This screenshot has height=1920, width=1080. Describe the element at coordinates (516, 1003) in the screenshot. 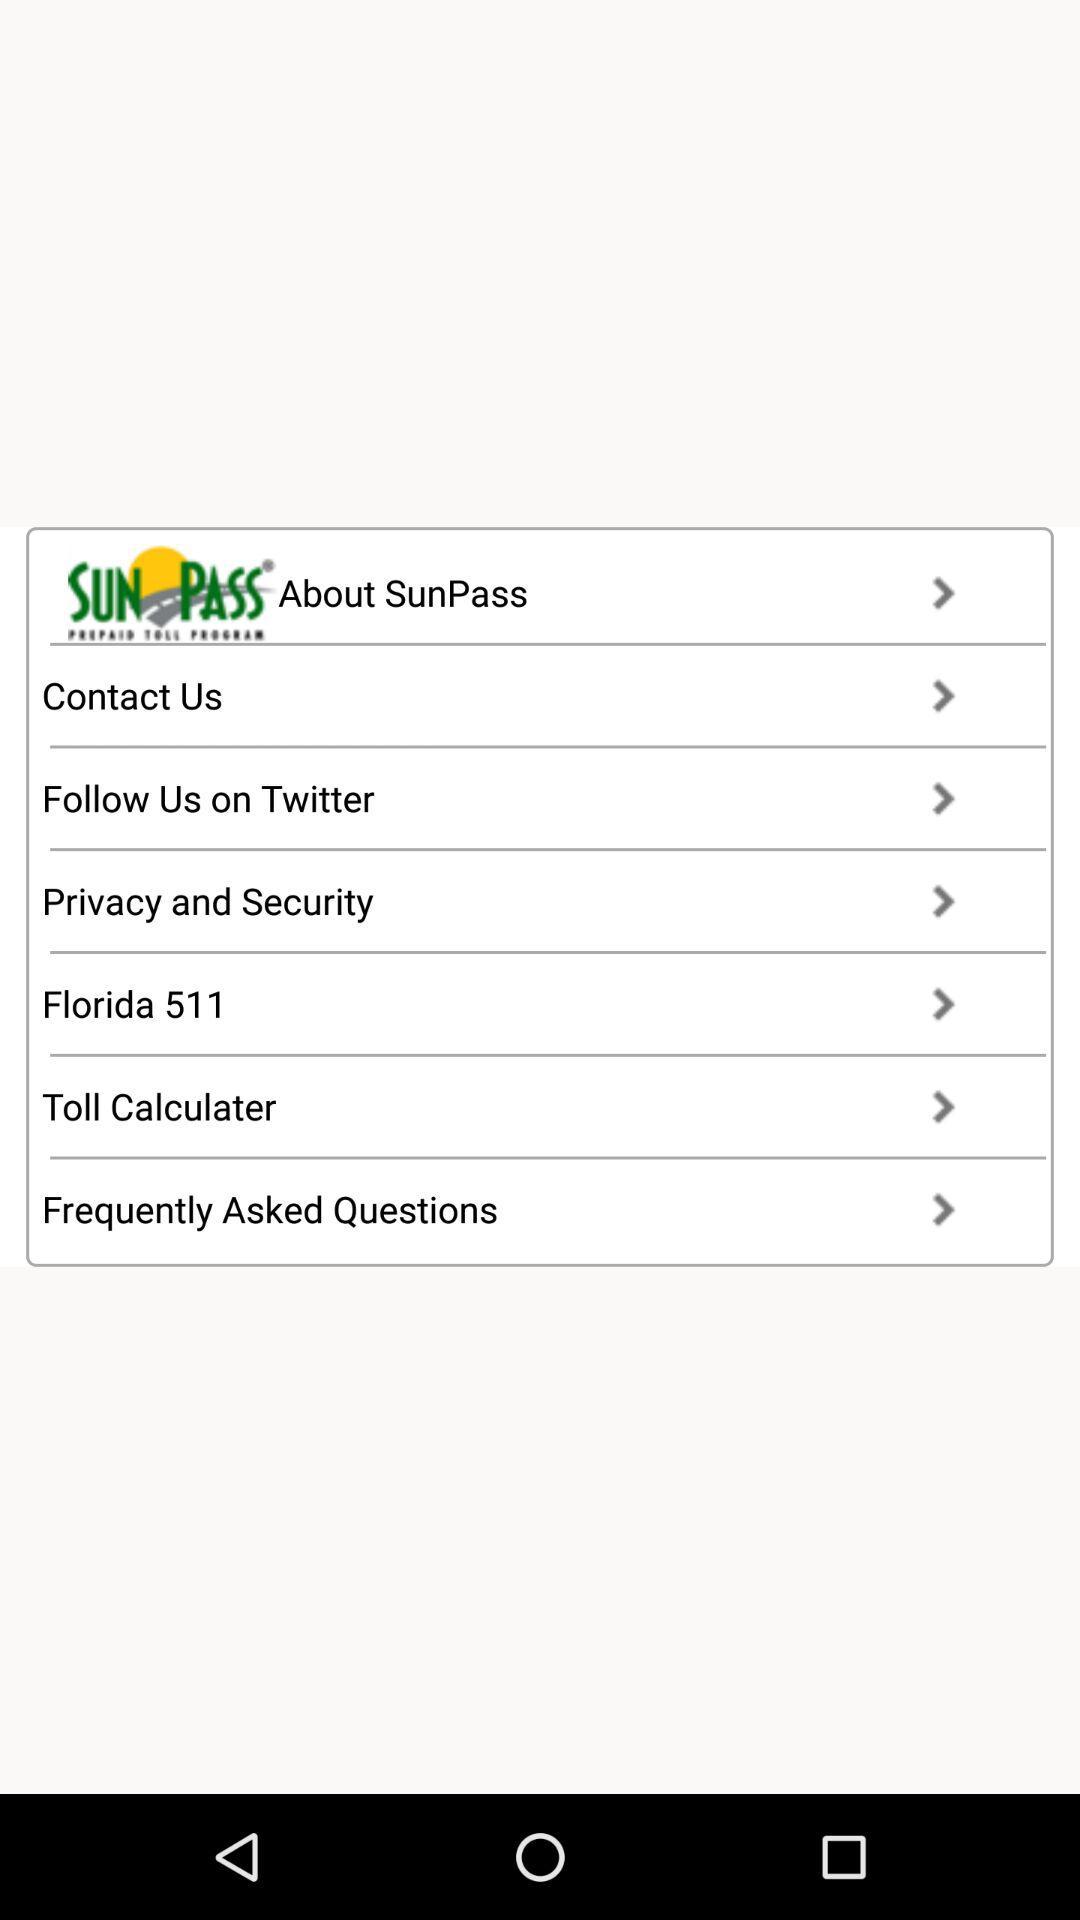

I see `florida 511 icon` at that location.